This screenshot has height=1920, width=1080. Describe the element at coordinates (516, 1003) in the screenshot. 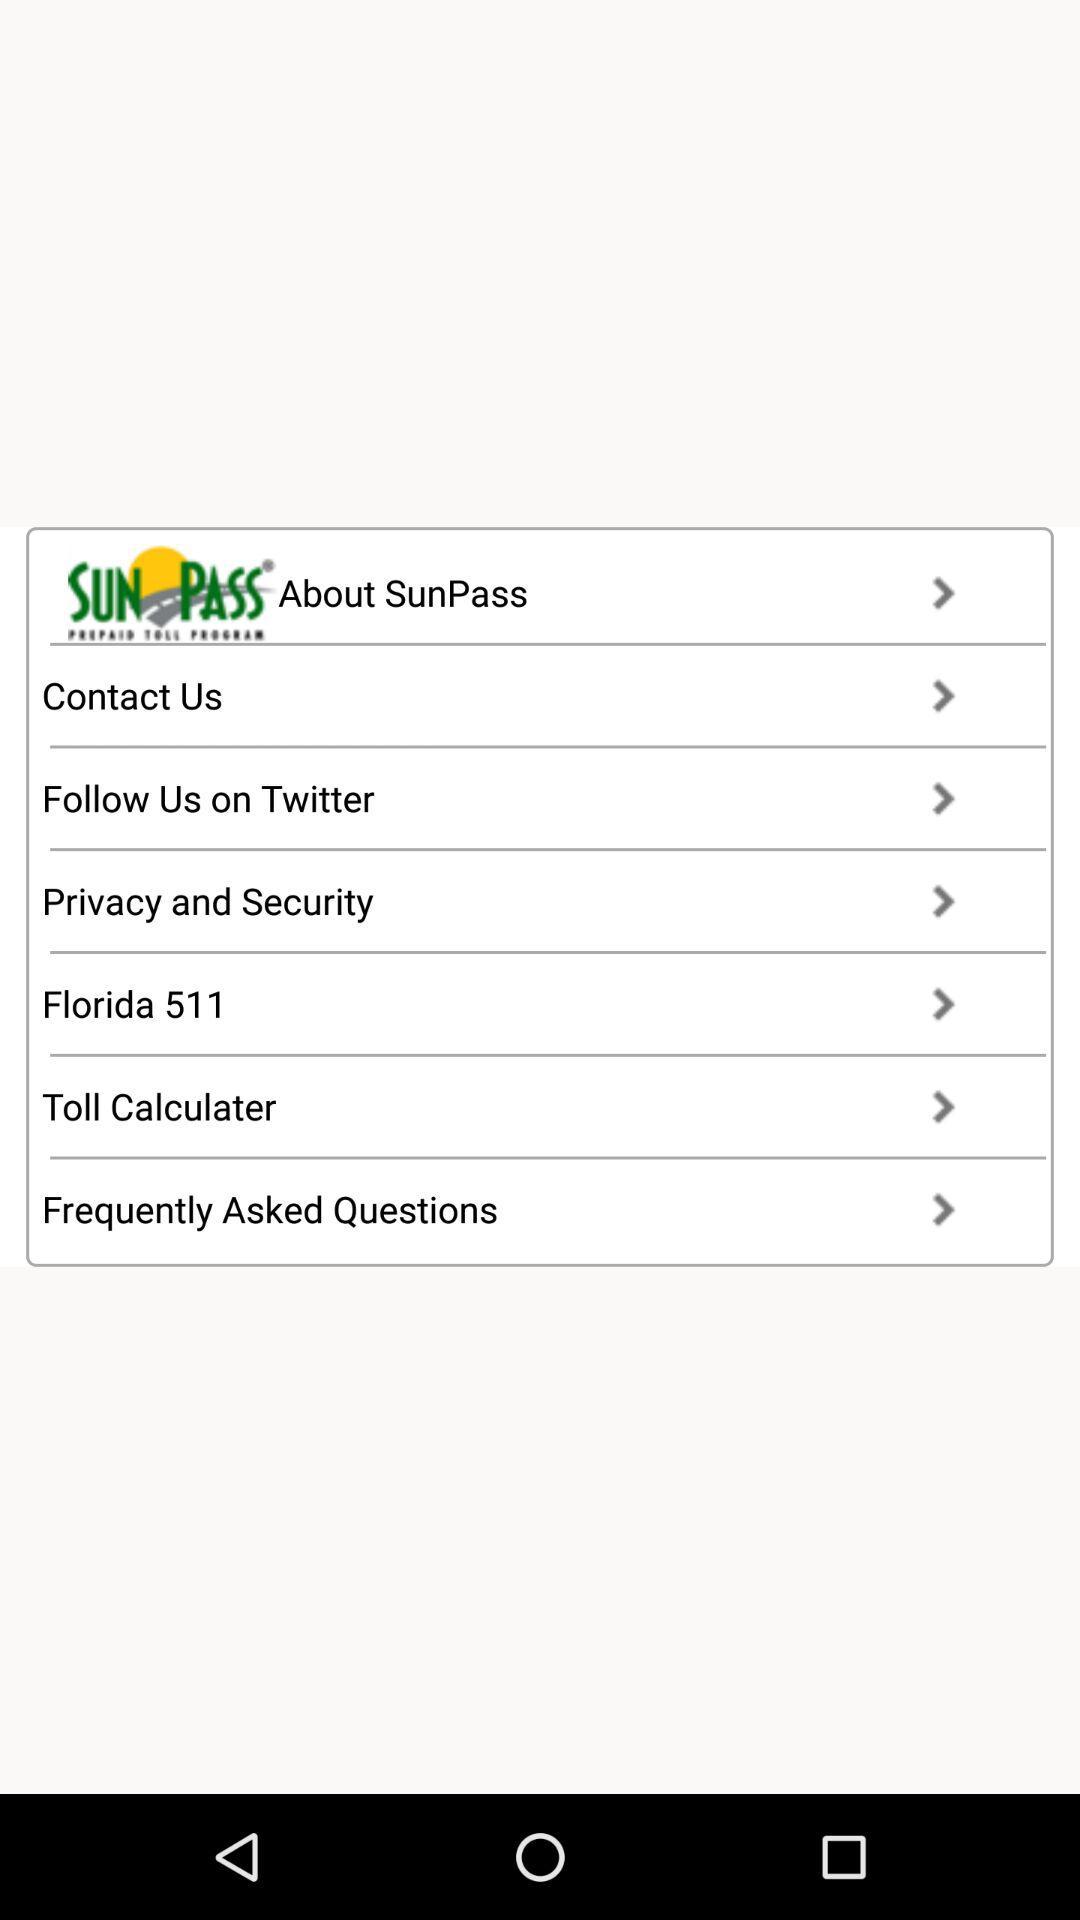

I see `florida 511 icon` at that location.